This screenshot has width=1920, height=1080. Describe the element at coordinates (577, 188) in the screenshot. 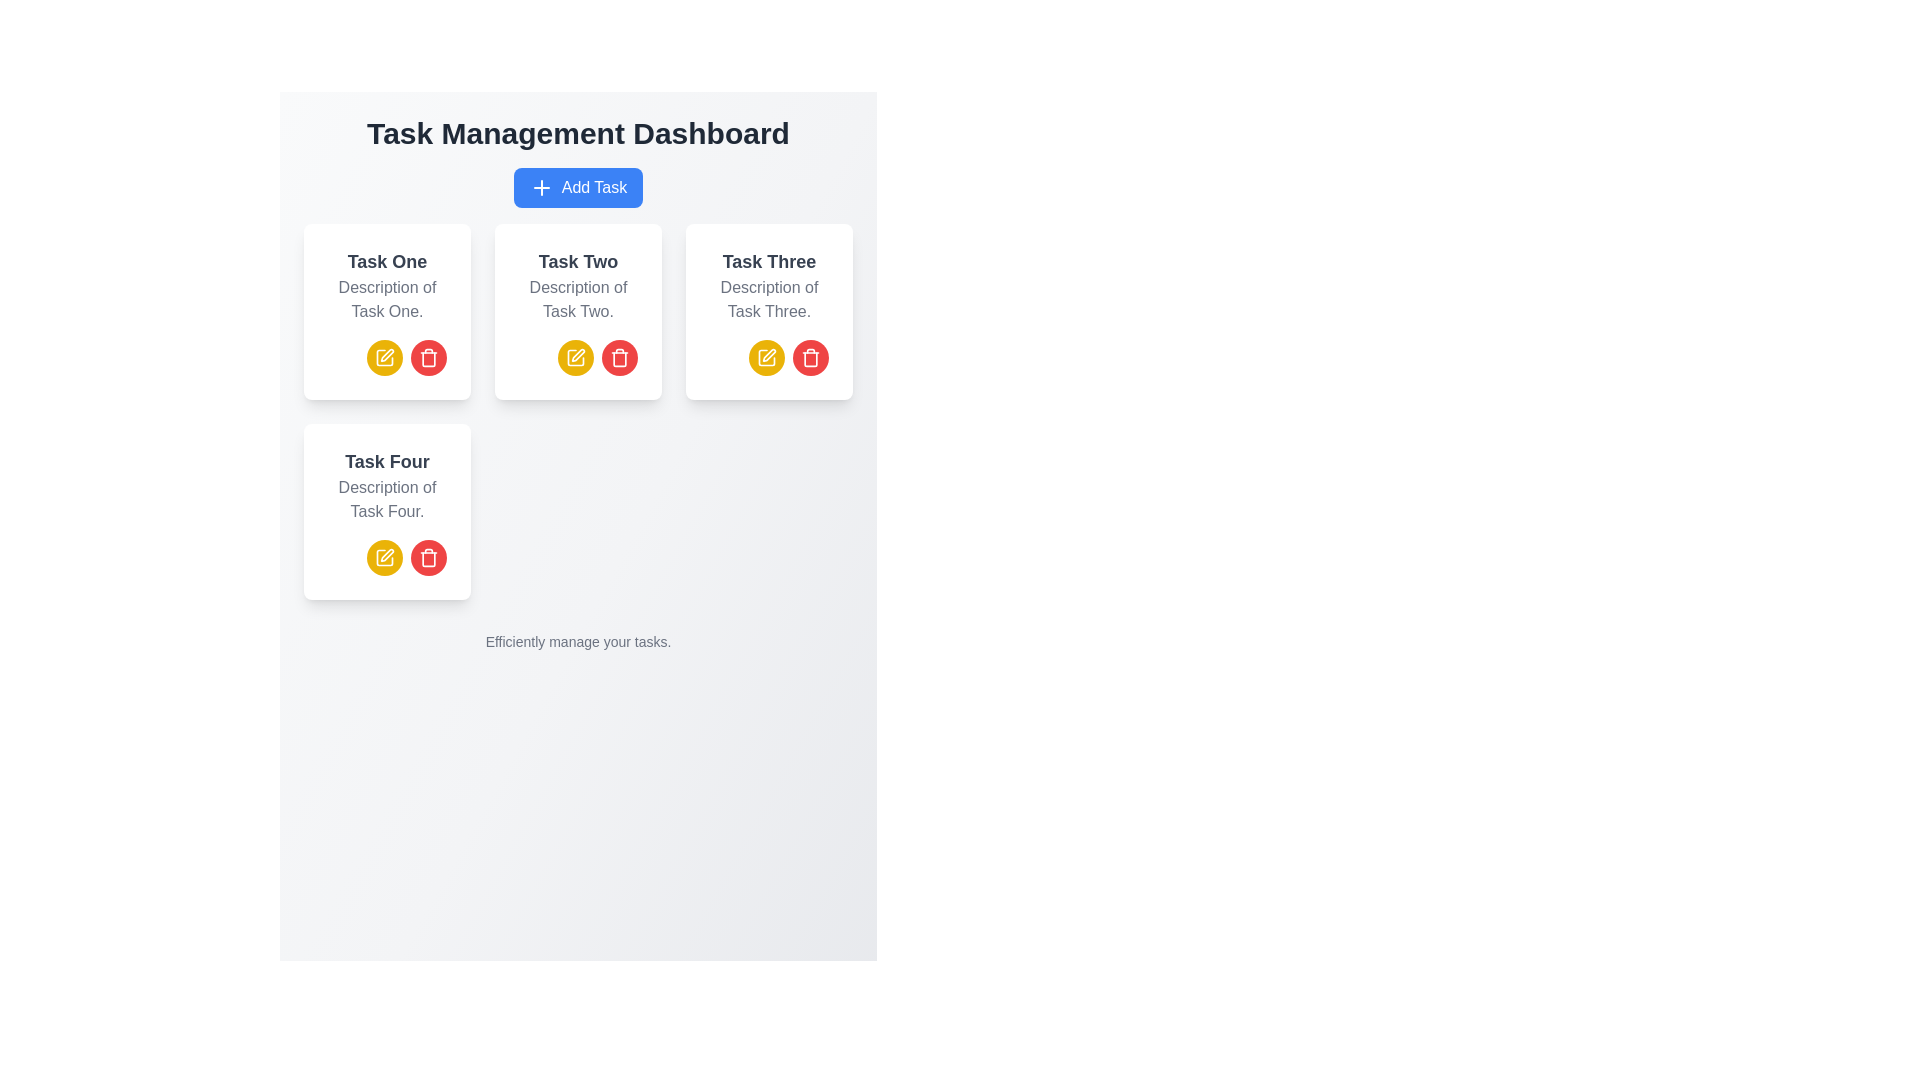

I see `the blue 'Add Task' button with rounded corners to observe visual changes, as it is the only button in this section of the dashboard` at that location.